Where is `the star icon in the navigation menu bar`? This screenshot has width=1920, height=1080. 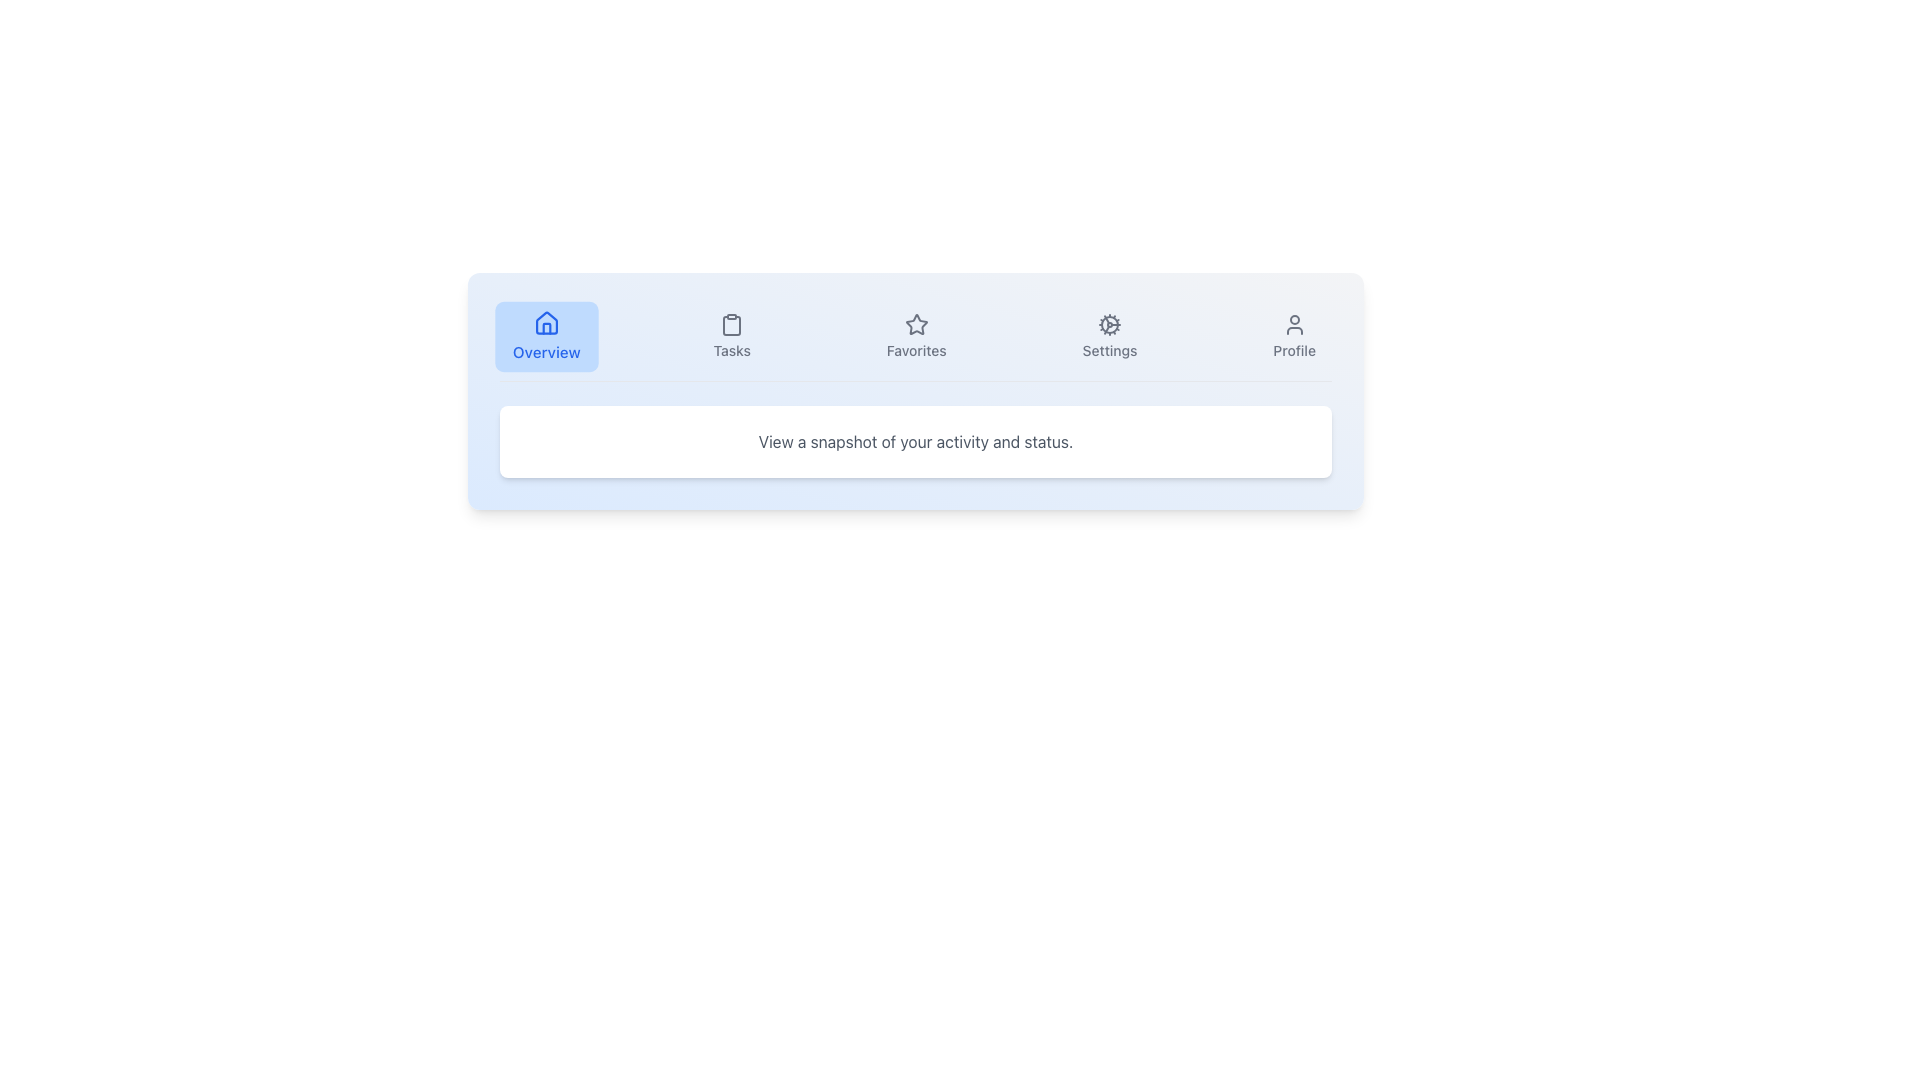 the star icon in the navigation menu bar is located at coordinates (915, 323).